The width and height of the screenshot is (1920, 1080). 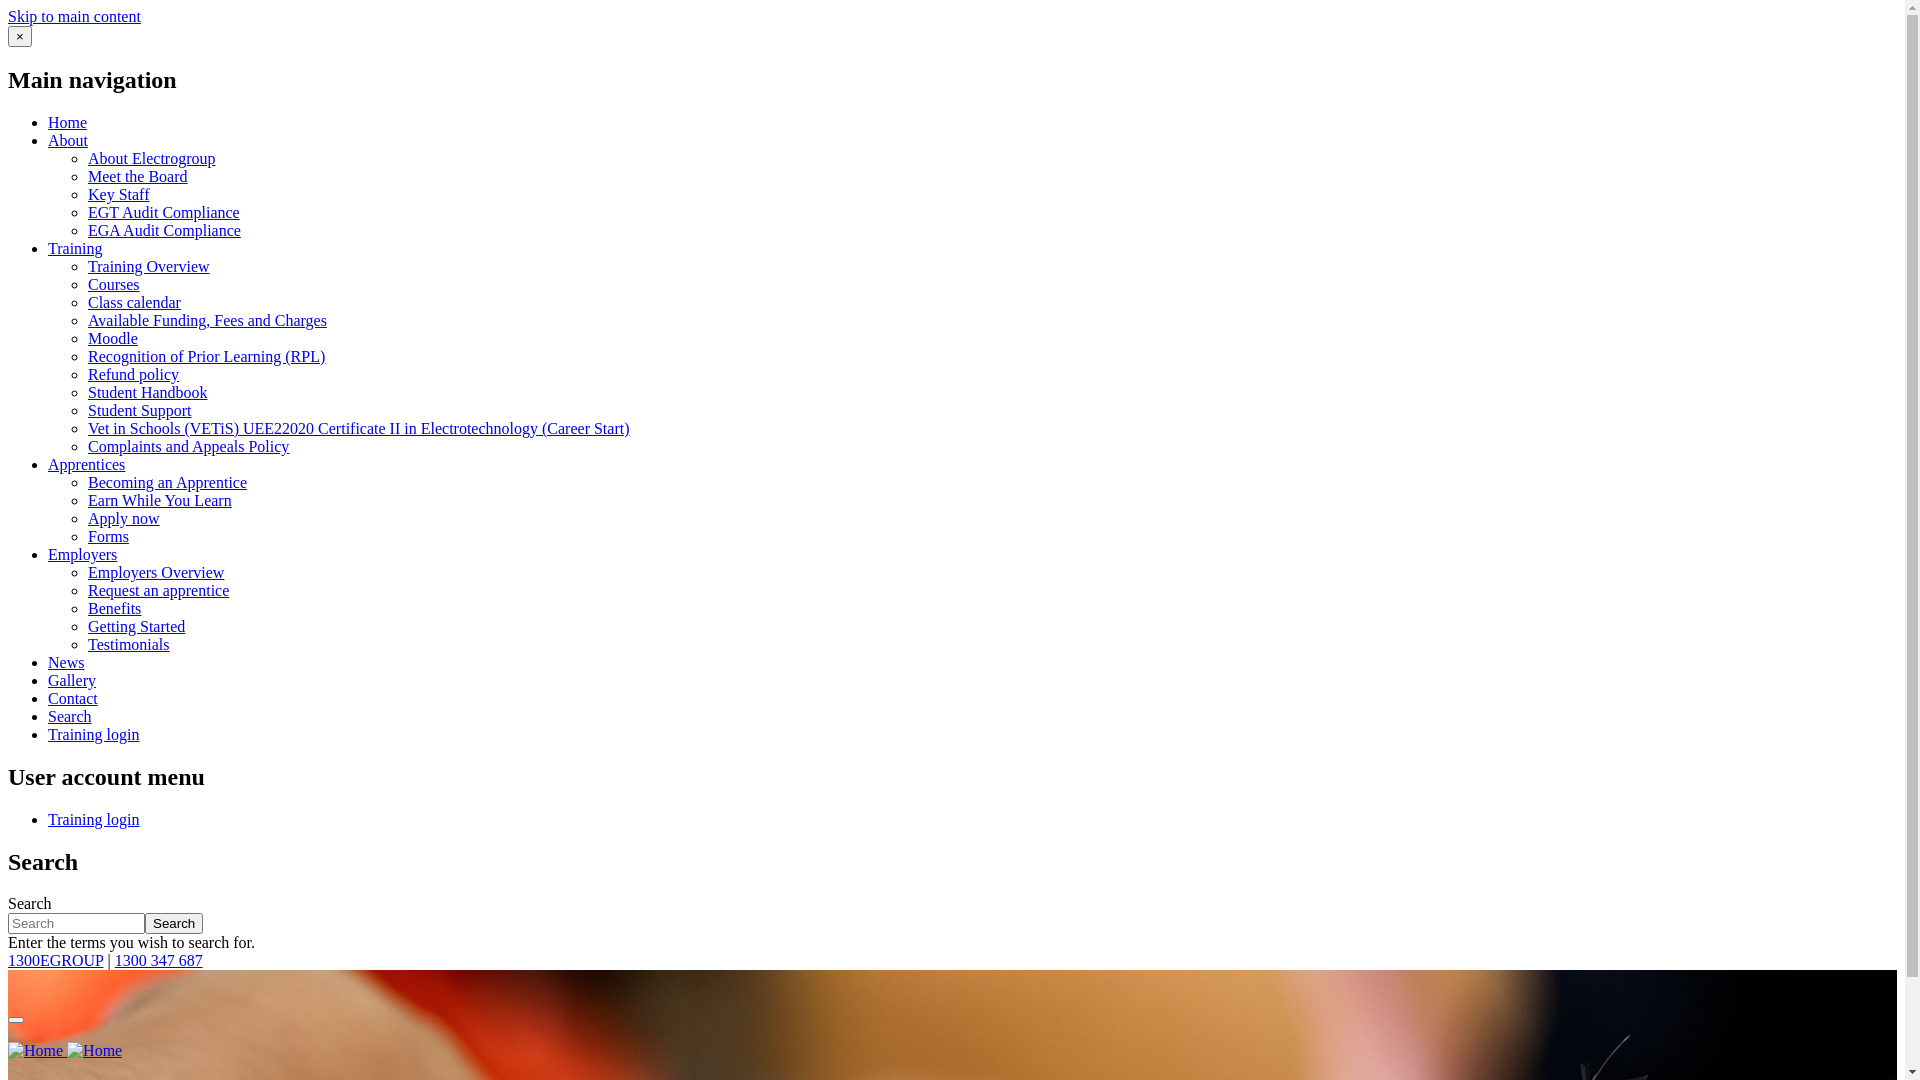 What do you see at coordinates (107, 535) in the screenshot?
I see `'Forms'` at bounding box center [107, 535].